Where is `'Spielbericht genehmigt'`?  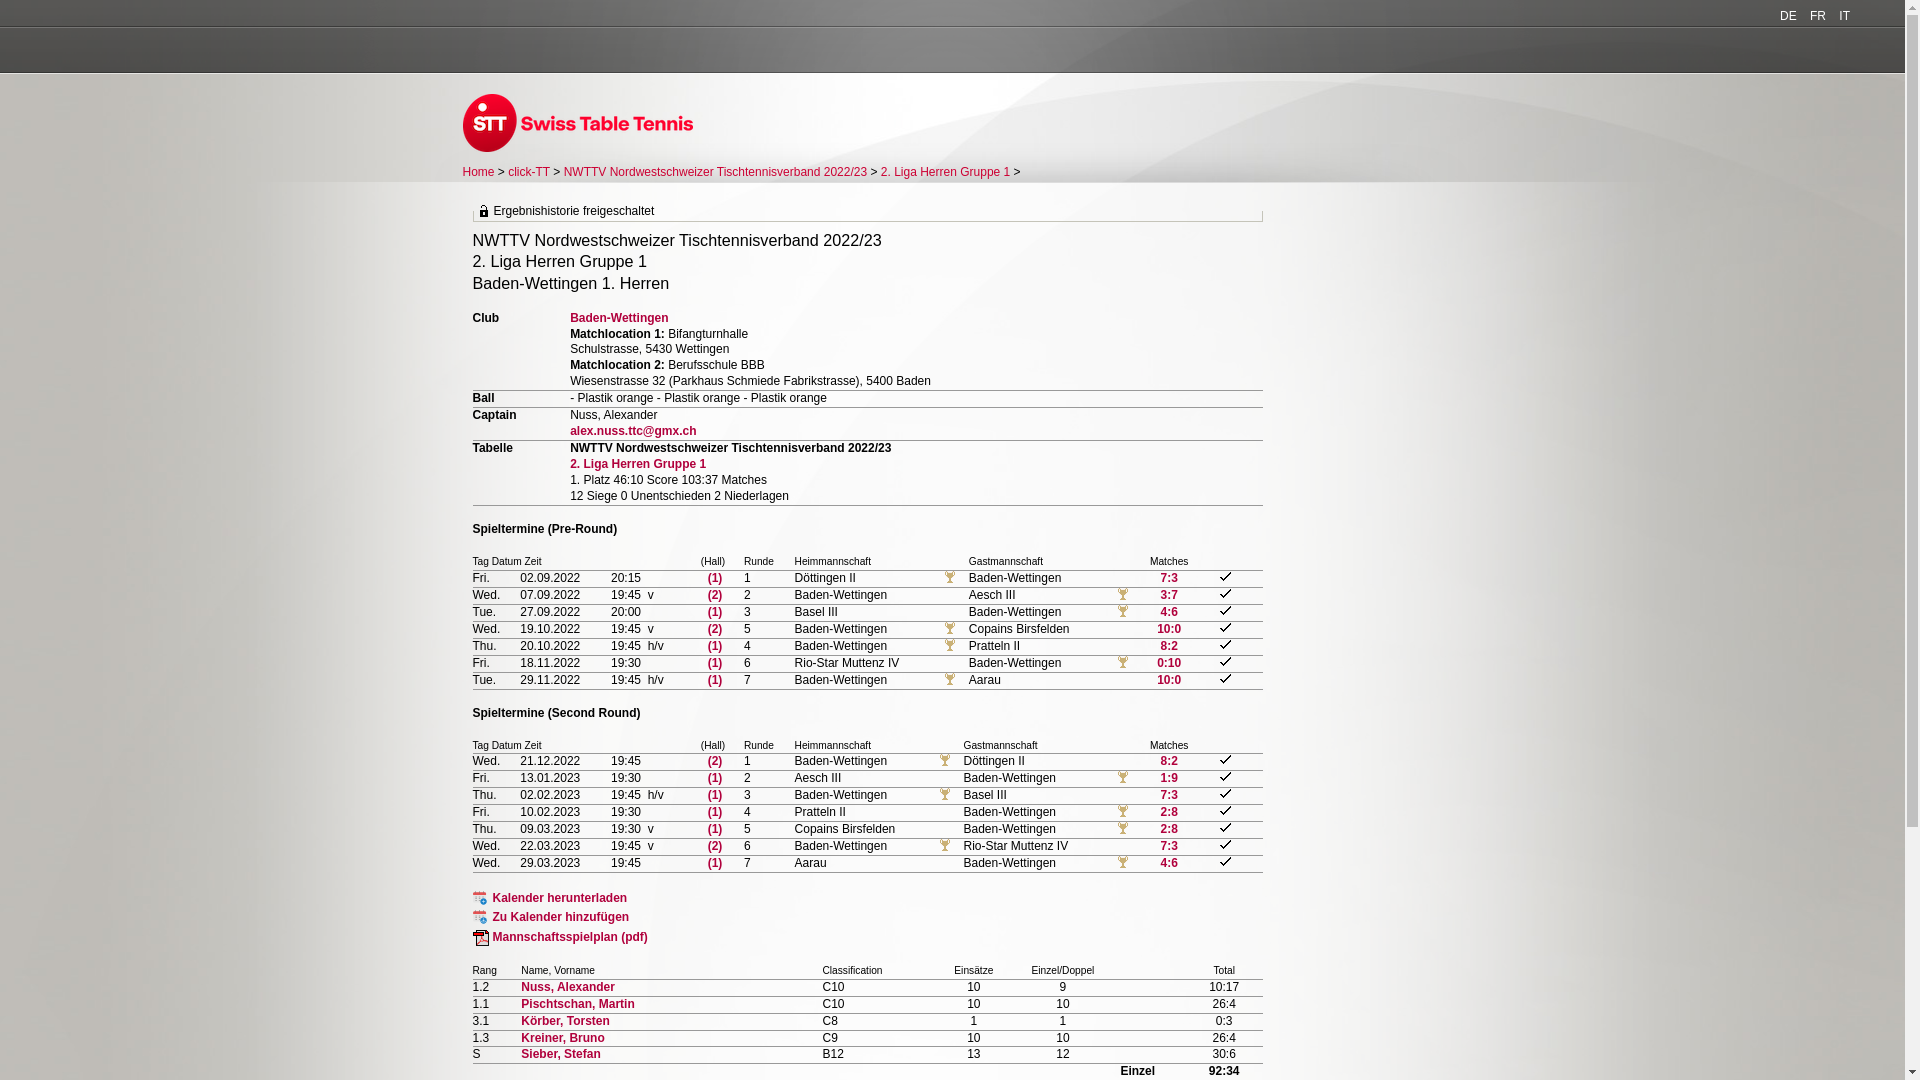 'Spielbericht genehmigt' is located at coordinates (1224, 644).